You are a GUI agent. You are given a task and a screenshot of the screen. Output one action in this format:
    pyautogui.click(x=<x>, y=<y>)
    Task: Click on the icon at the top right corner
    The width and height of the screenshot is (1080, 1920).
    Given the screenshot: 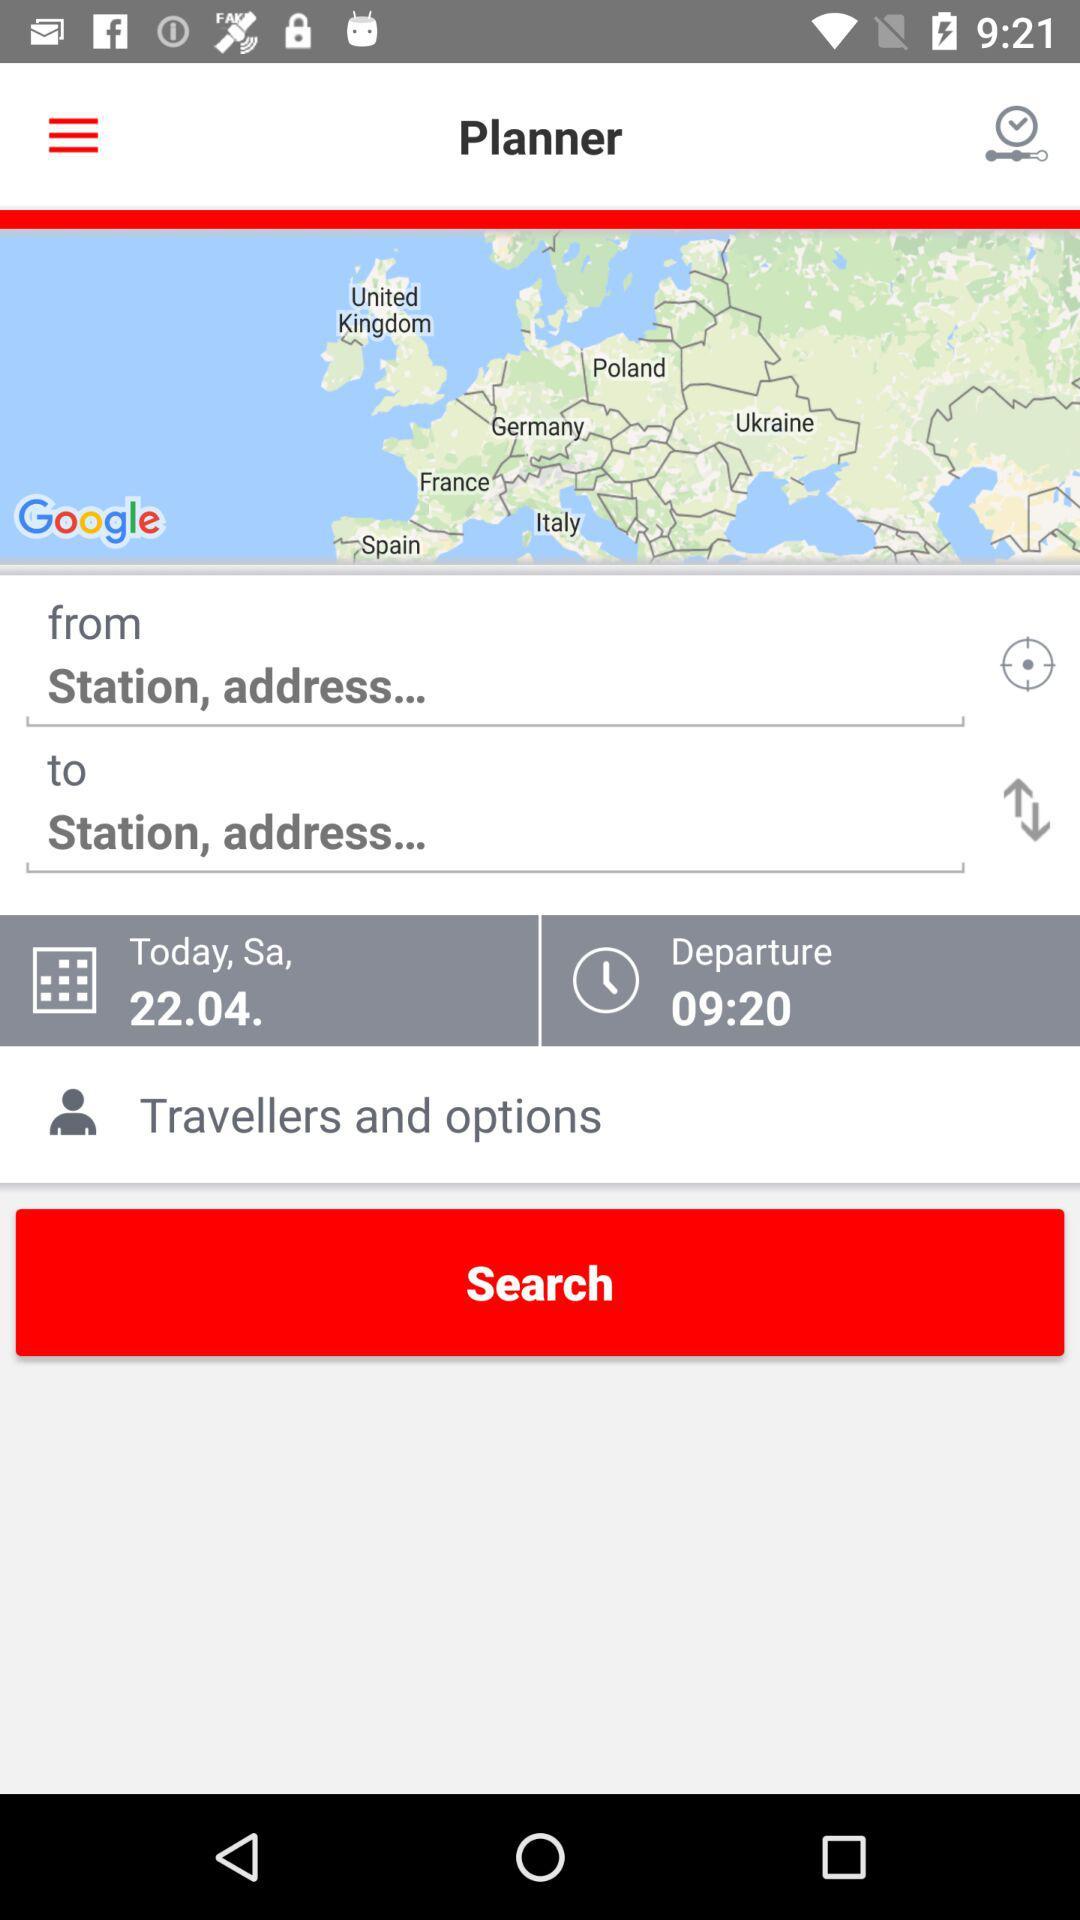 What is the action you would take?
    pyautogui.click(x=1017, y=136)
    